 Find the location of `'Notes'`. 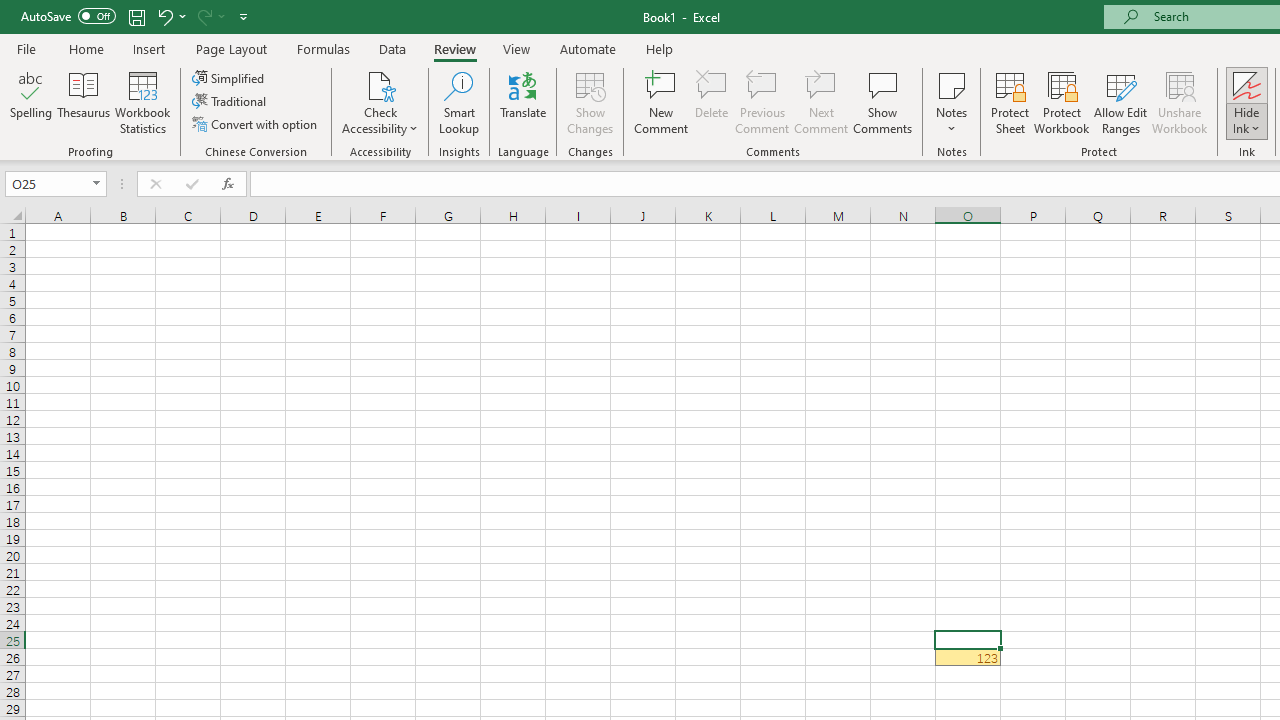

'Notes' is located at coordinates (950, 103).